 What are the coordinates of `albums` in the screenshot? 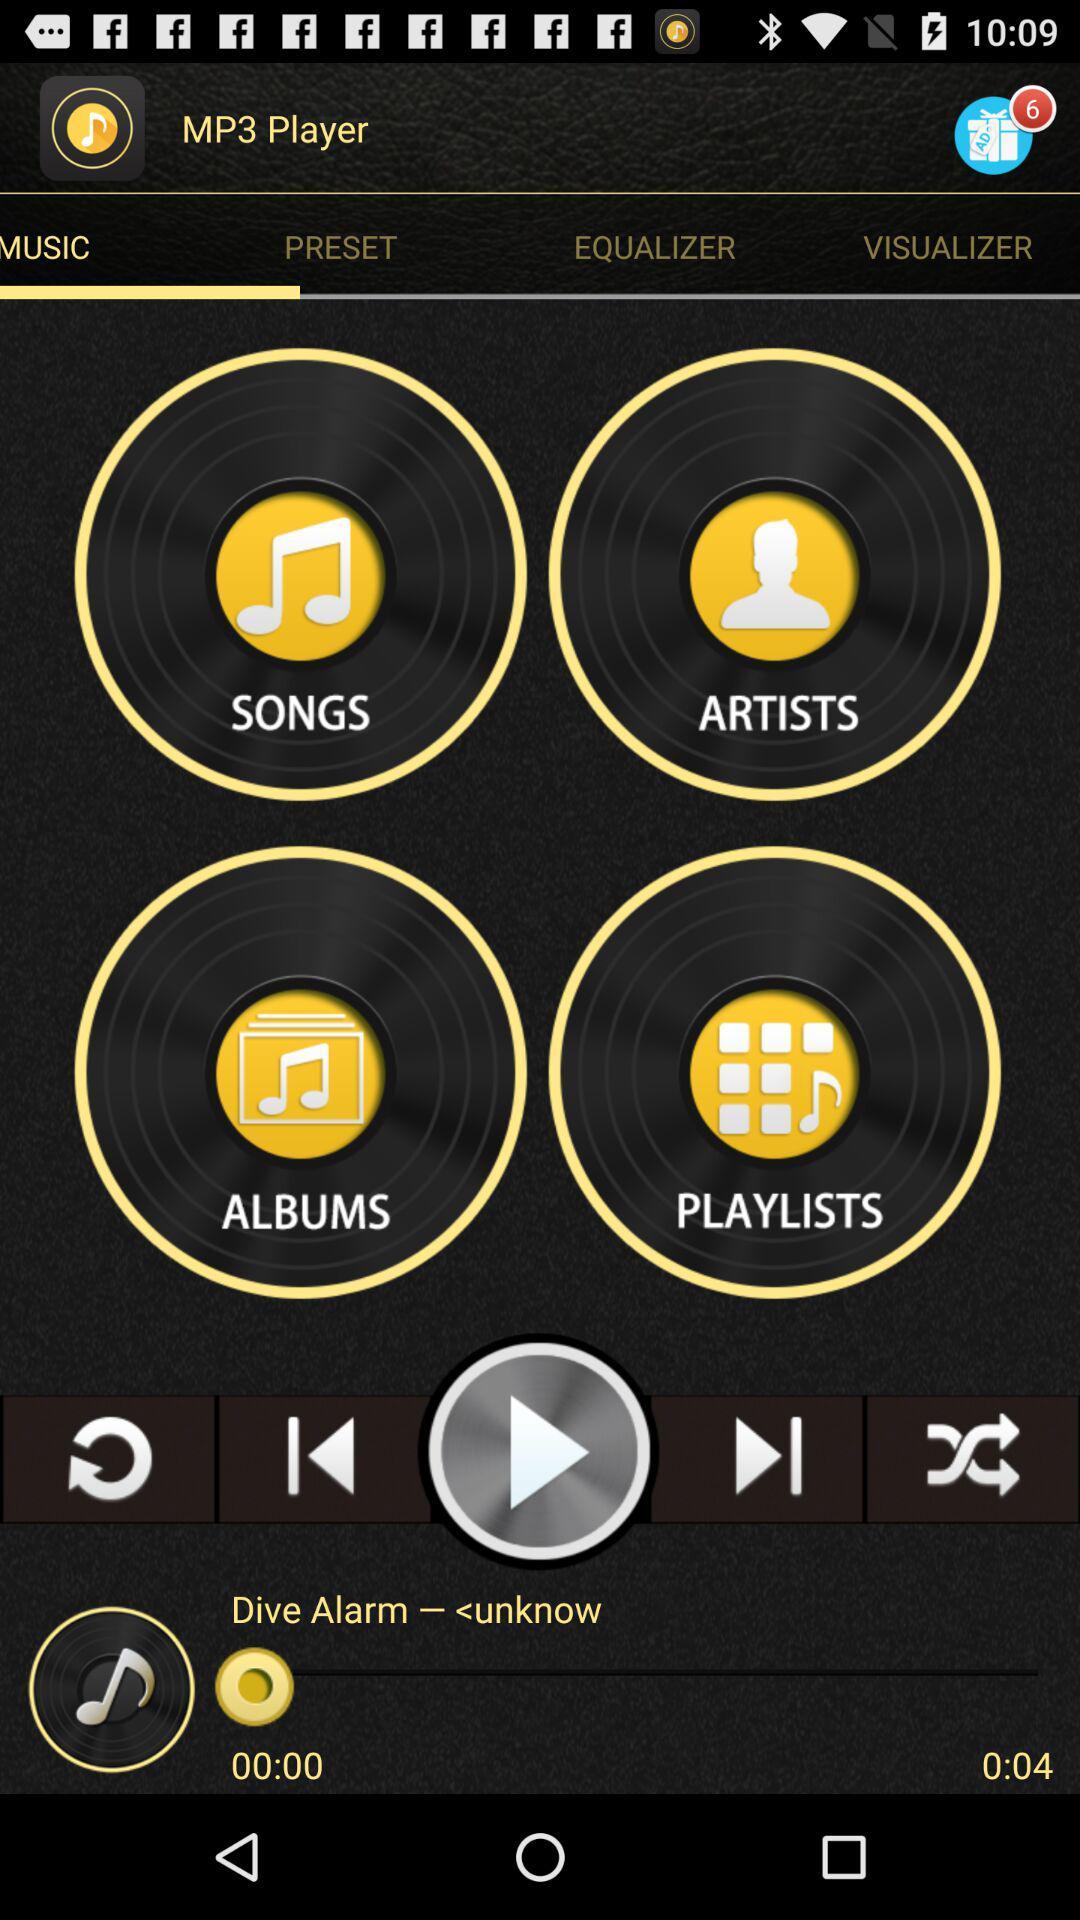 It's located at (303, 1071).